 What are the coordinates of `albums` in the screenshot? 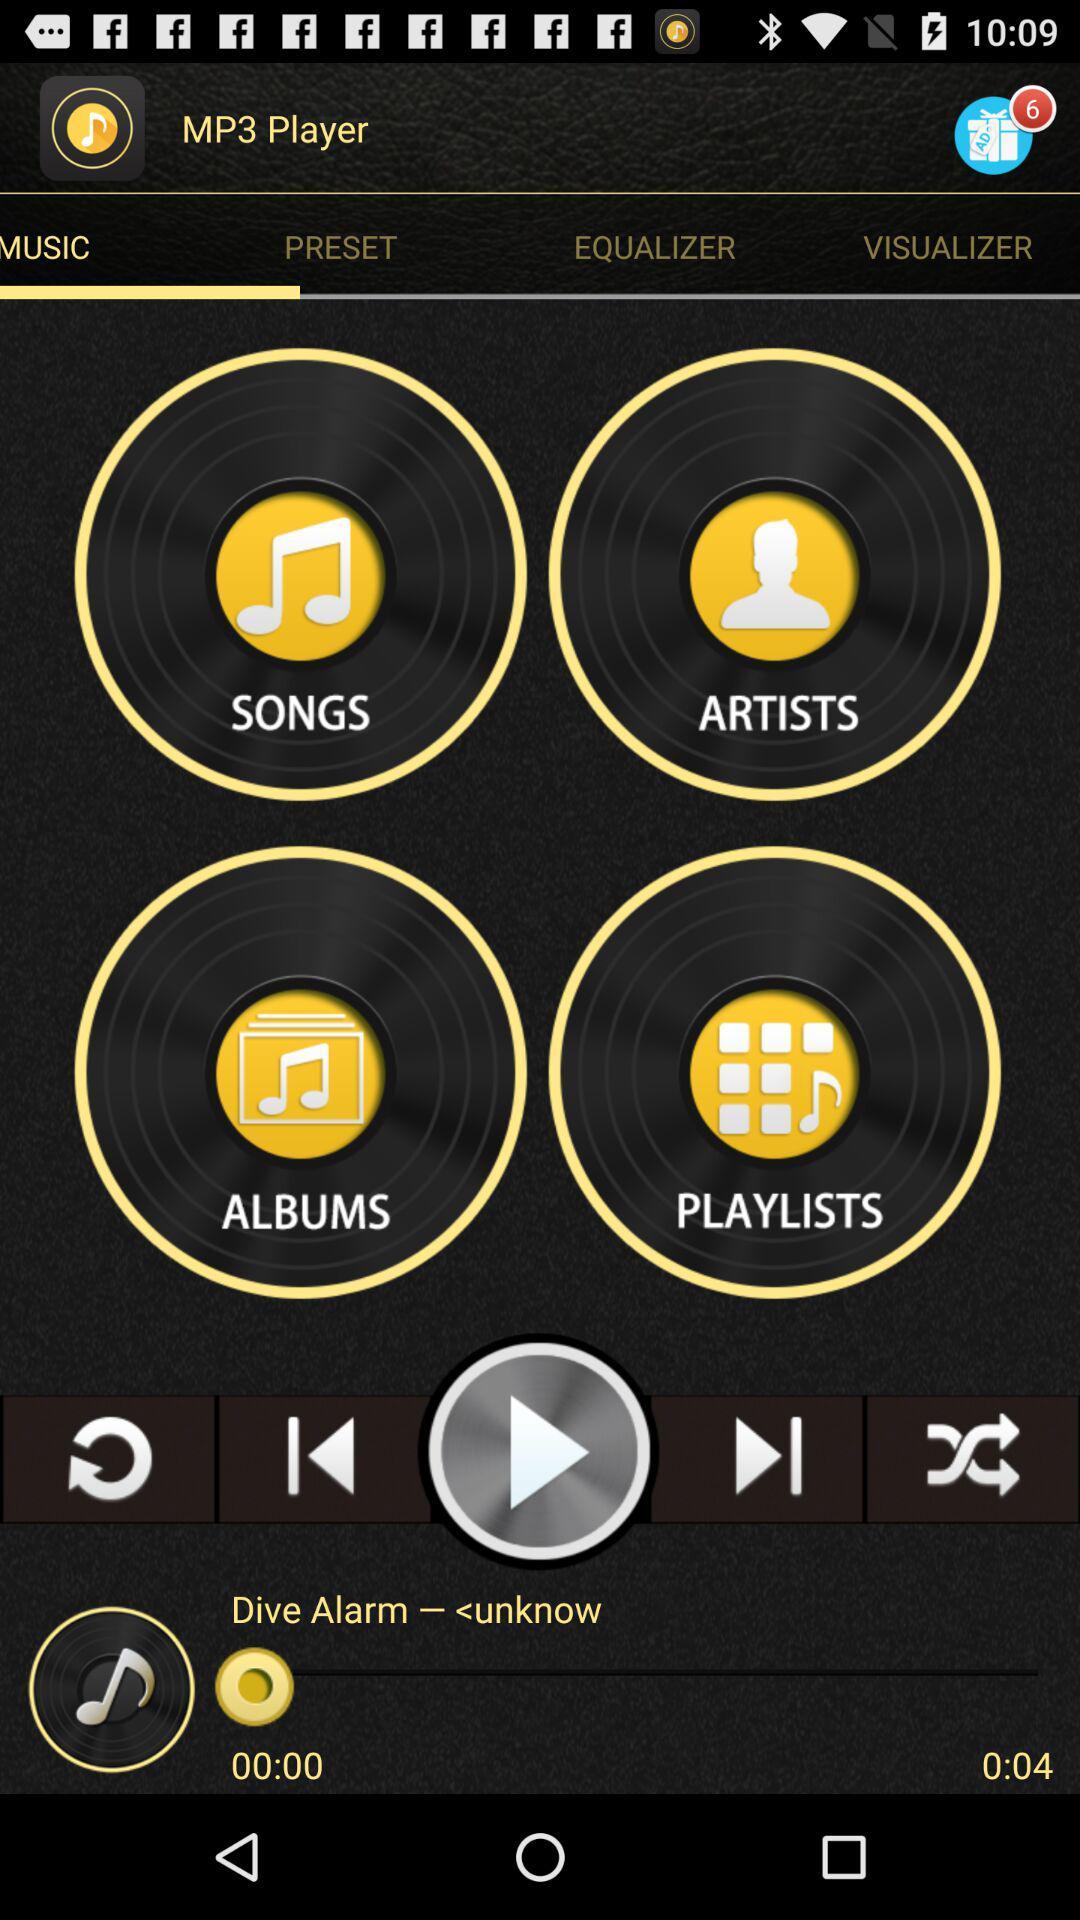 It's located at (303, 1071).